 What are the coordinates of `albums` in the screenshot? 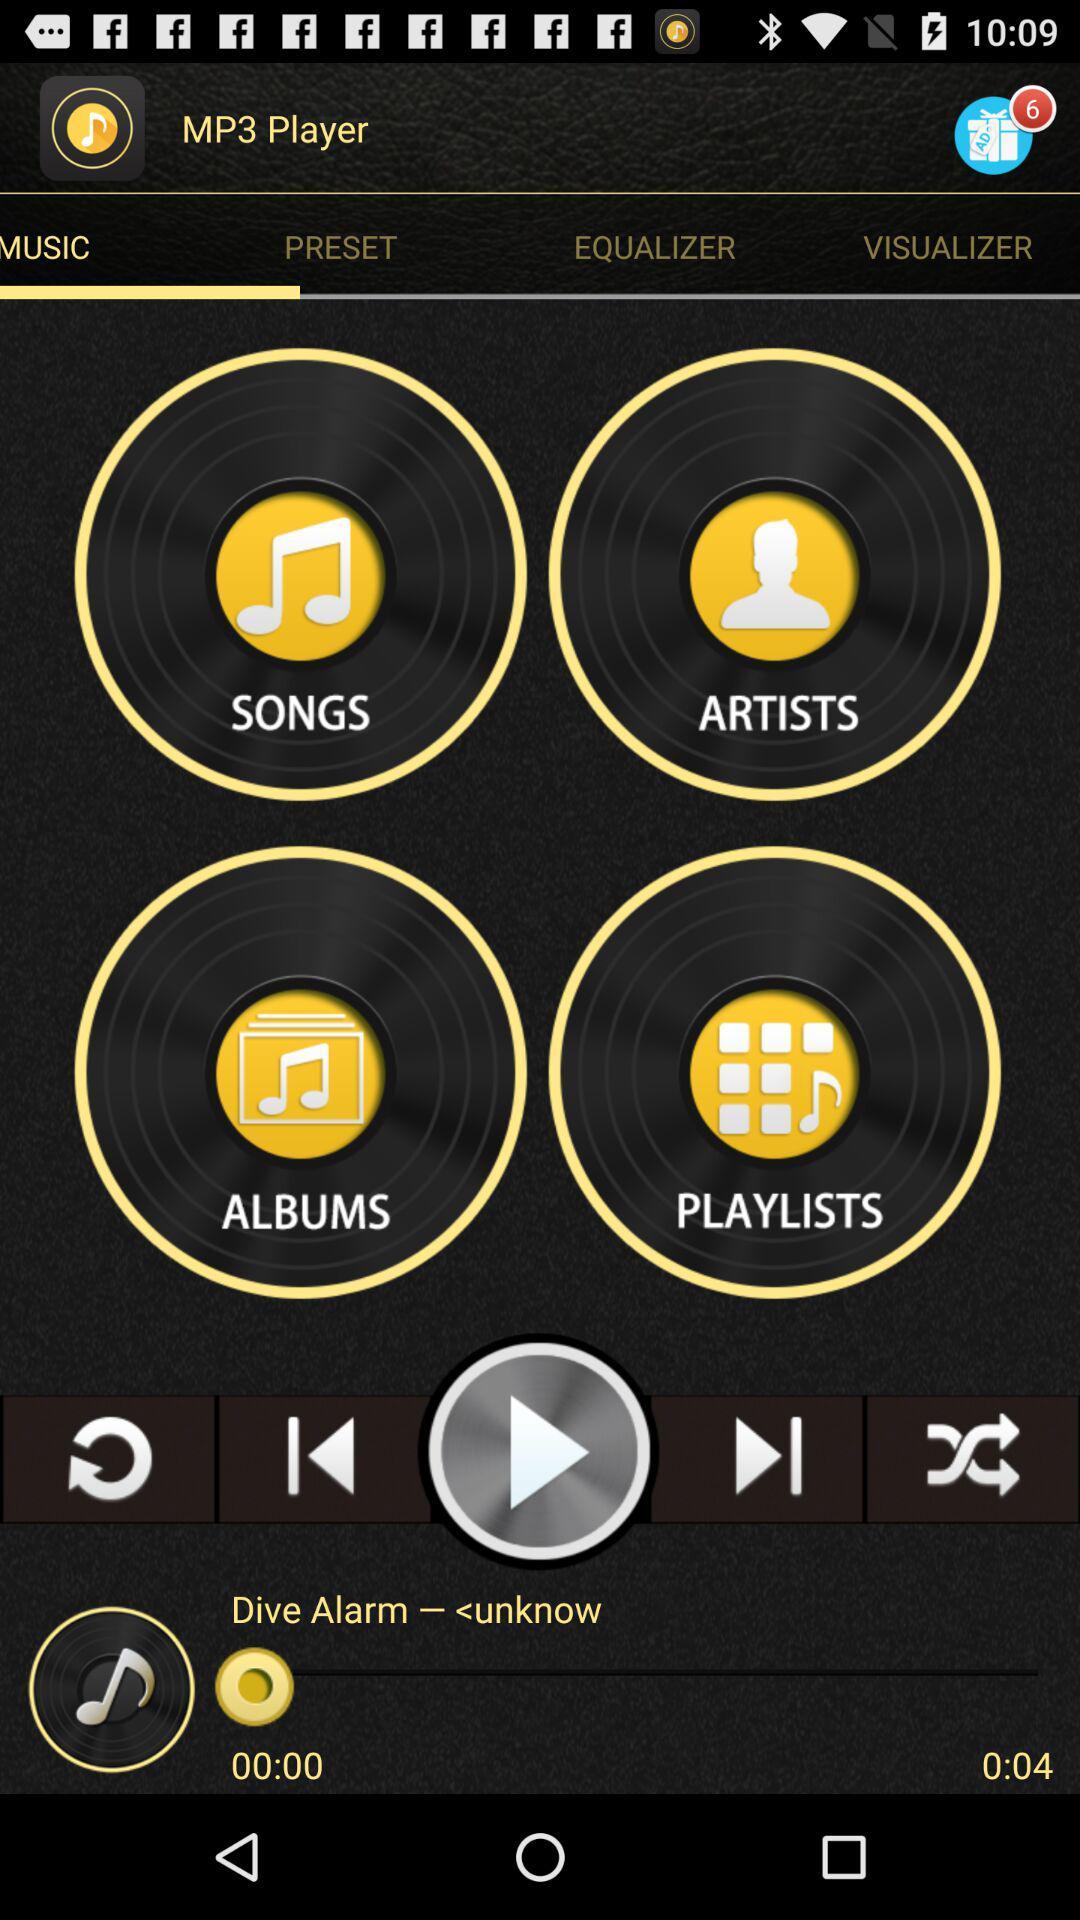 It's located at (303, 1071).